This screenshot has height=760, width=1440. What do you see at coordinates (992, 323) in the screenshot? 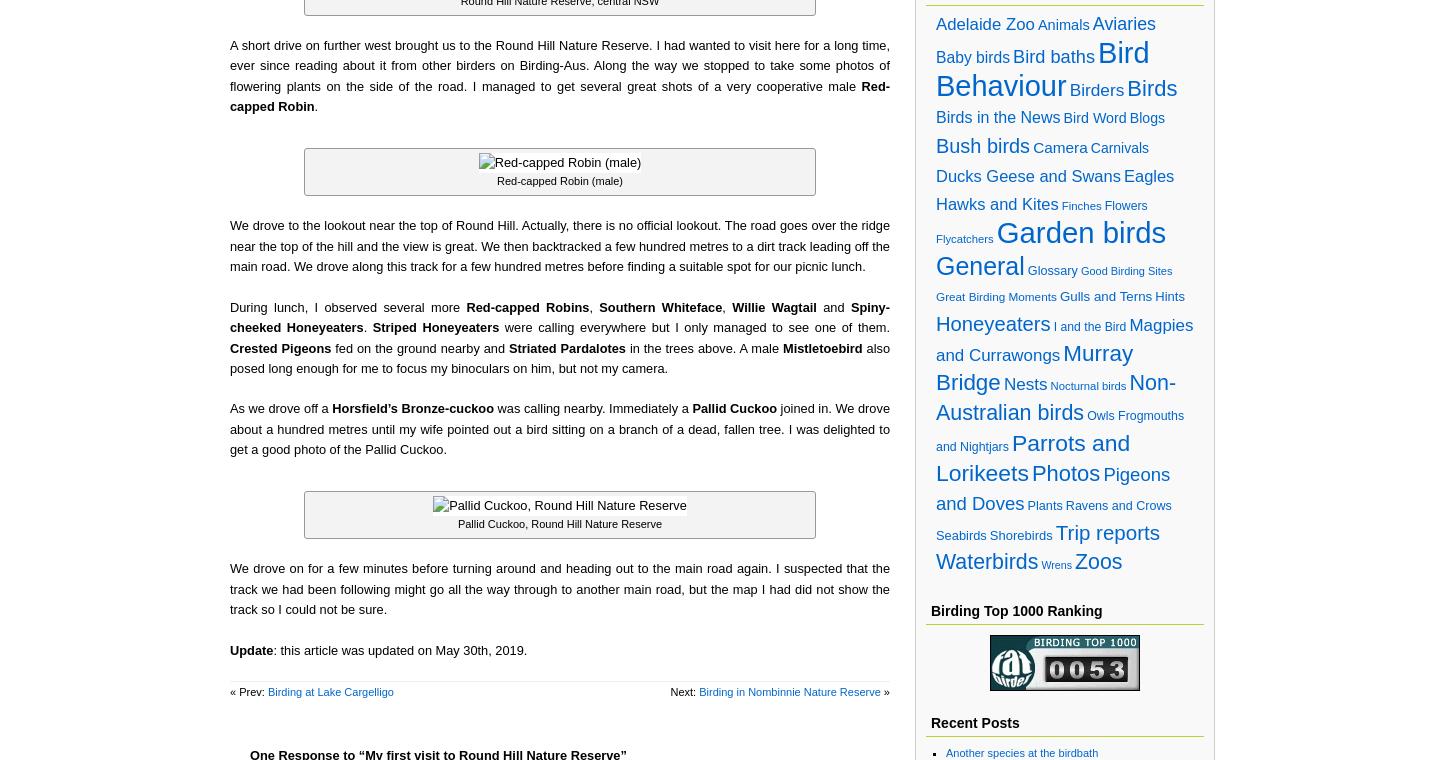
I see `'Honeyeaters'` at bounding box center [992, 323].